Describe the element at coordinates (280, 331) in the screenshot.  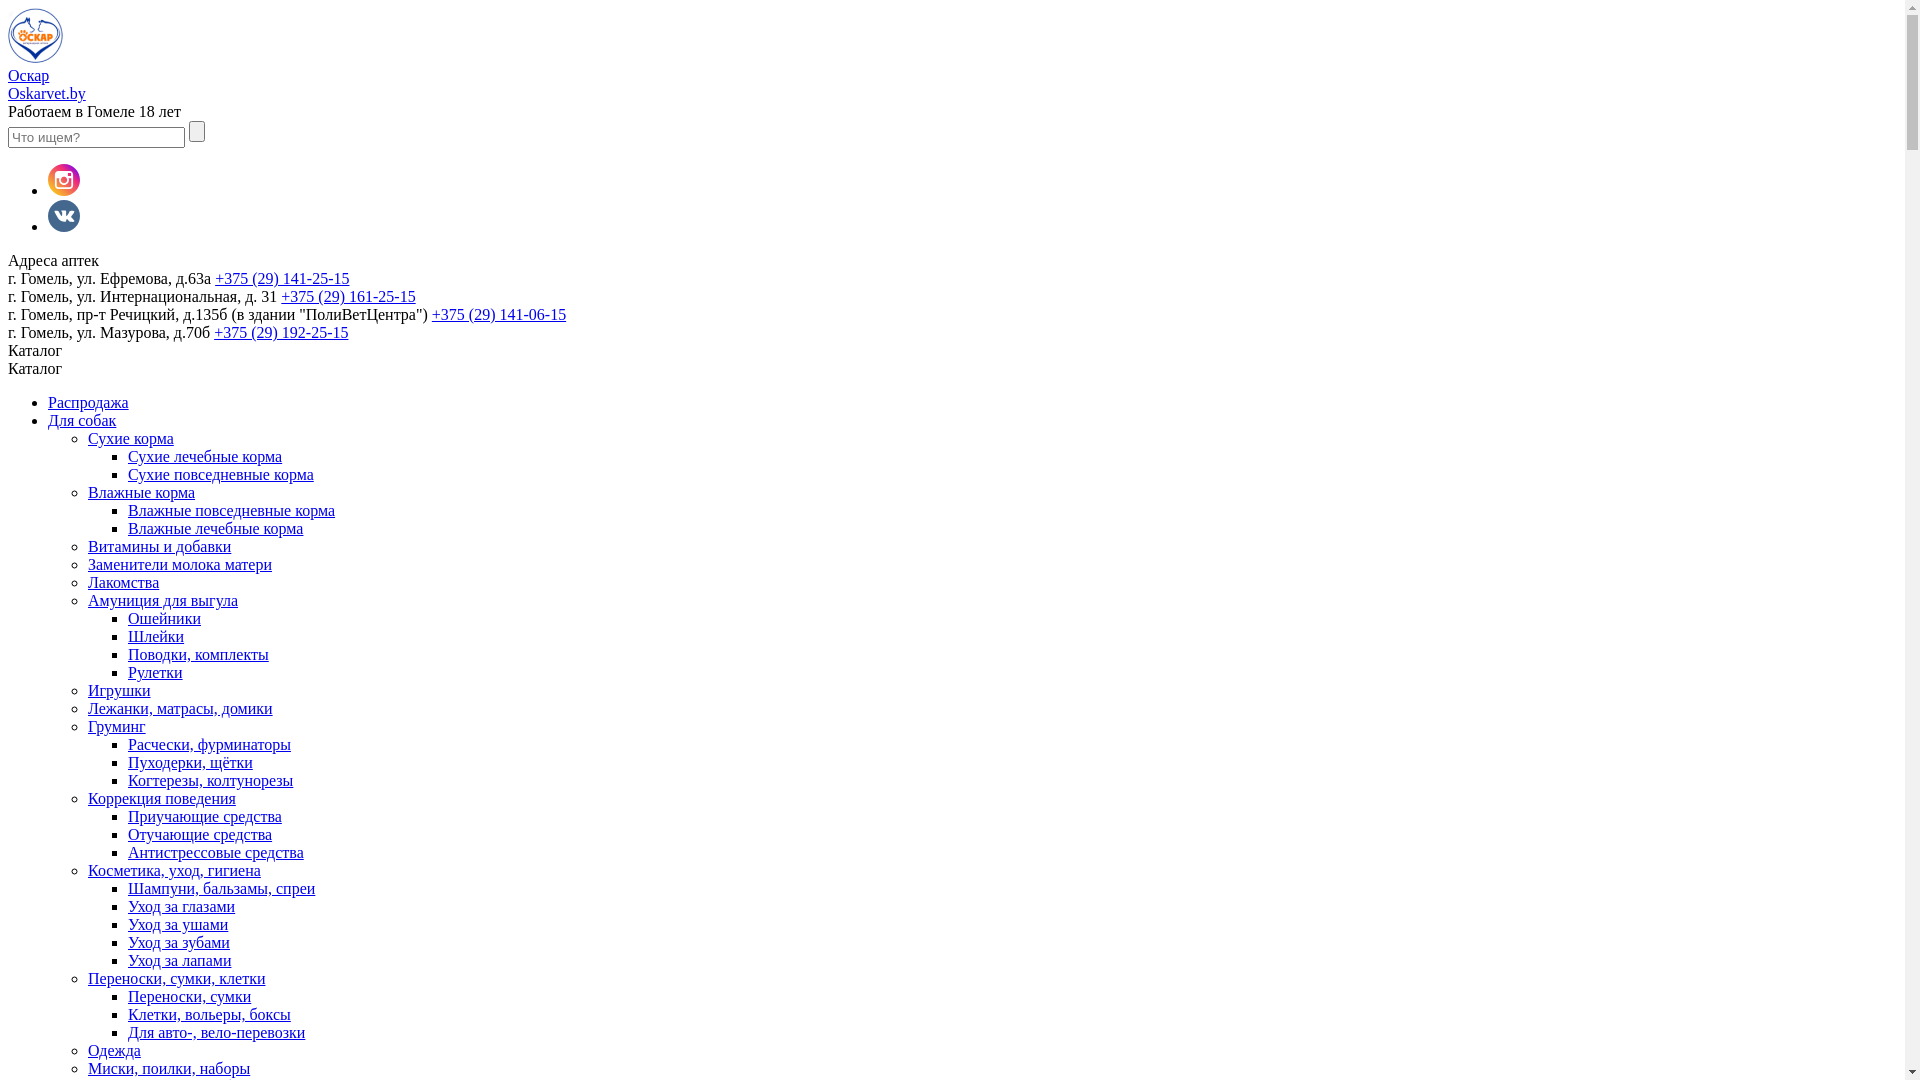
I see `'+375 (29) 192-25-15'` at that location.